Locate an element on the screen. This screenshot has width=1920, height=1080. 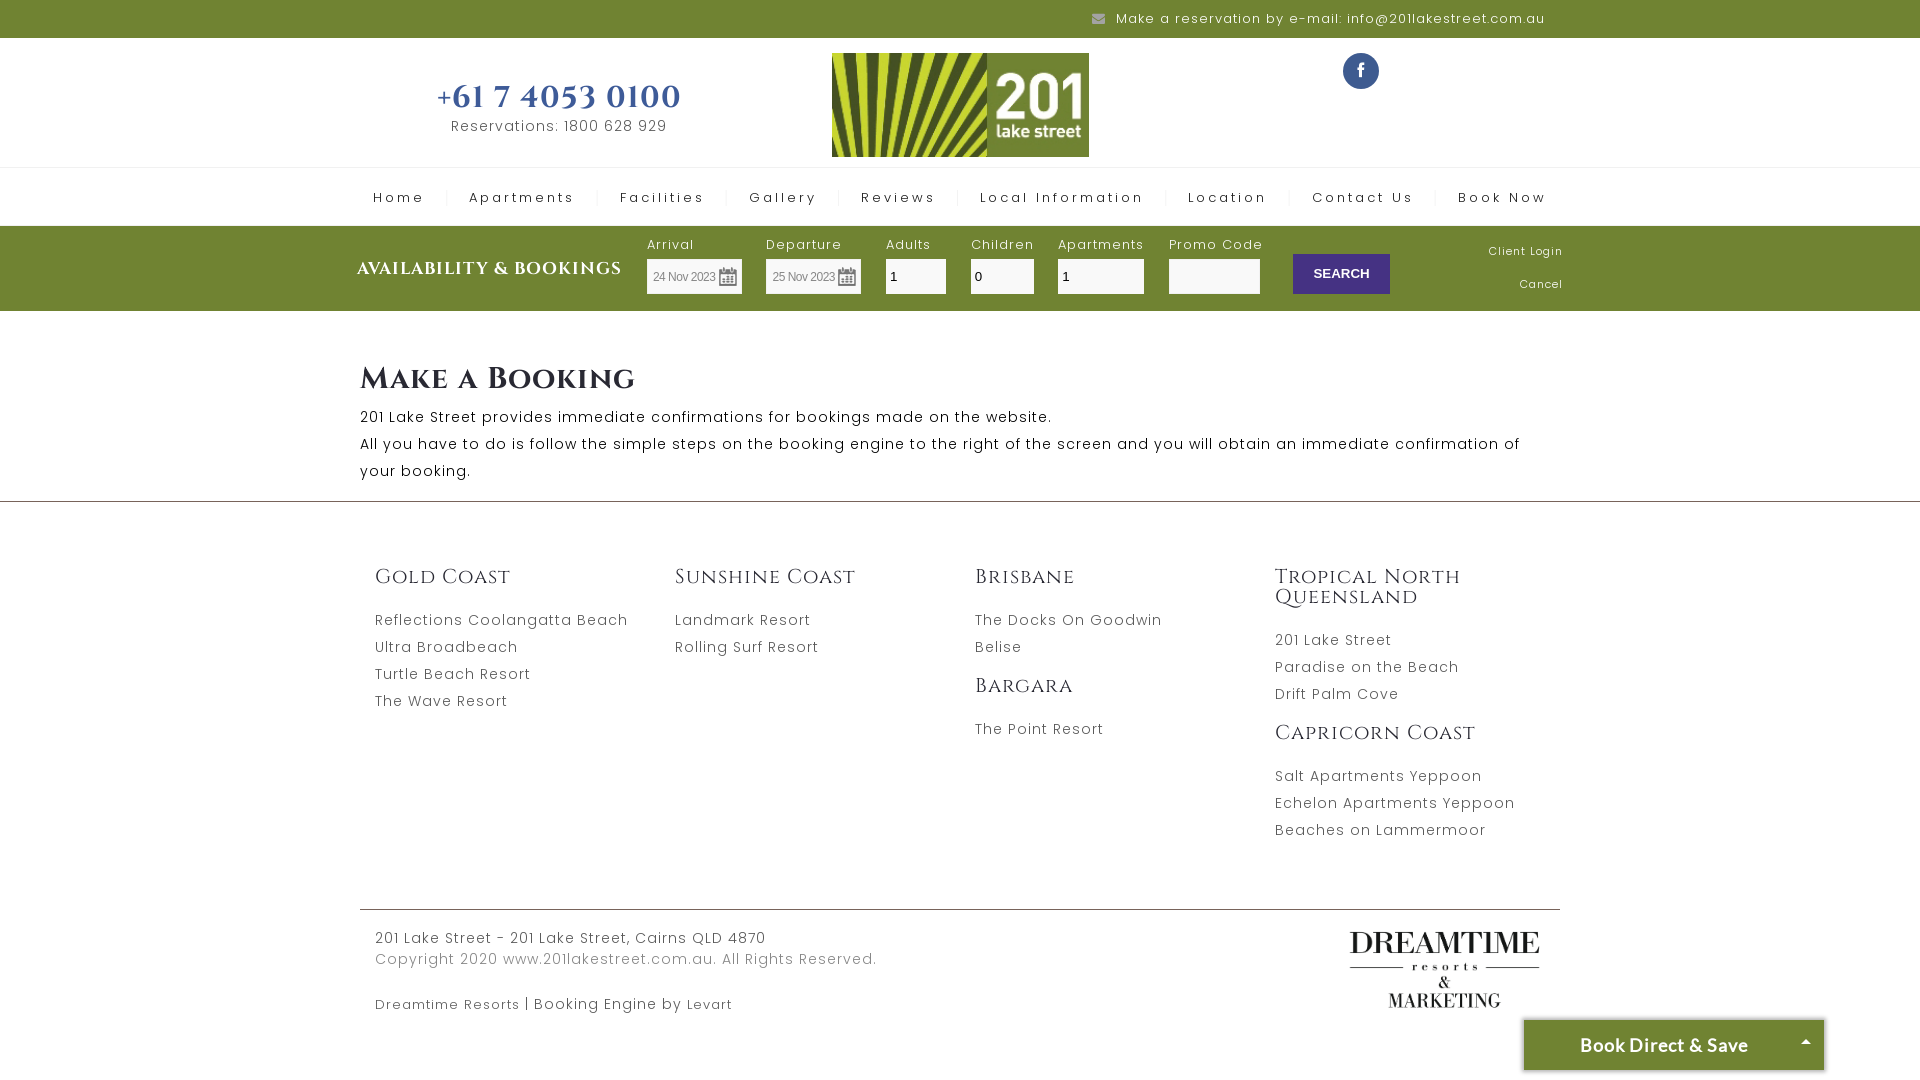
'Drift Palm Cove' is located at coordinates (1337, 693).